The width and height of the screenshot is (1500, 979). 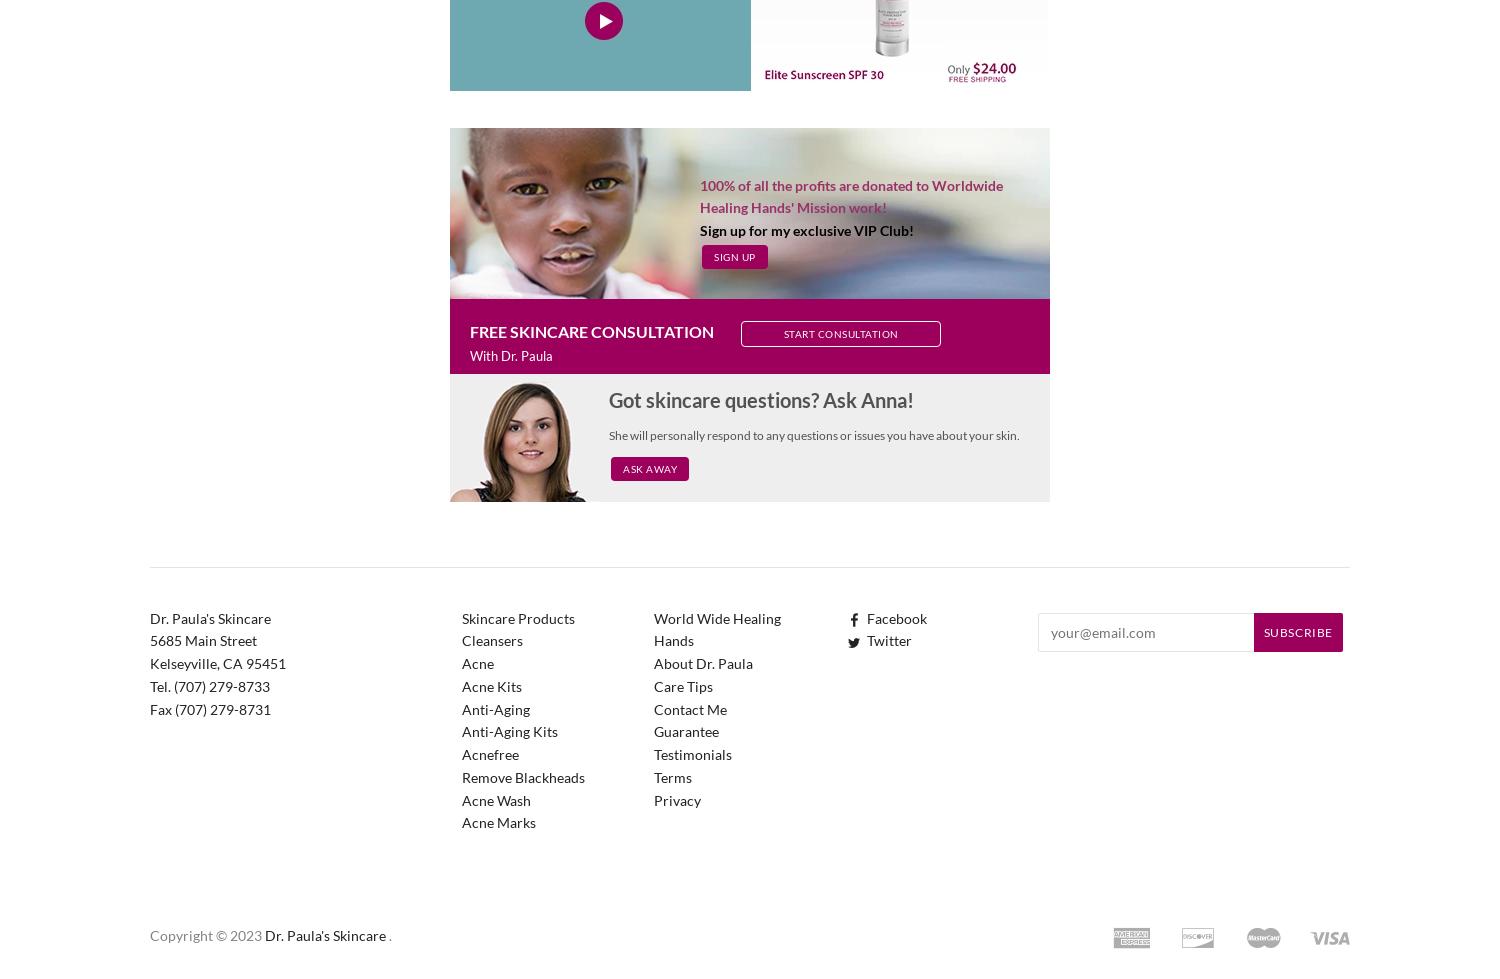 I want to click on 'With Dr. Paula', so click(x=511, y=354).